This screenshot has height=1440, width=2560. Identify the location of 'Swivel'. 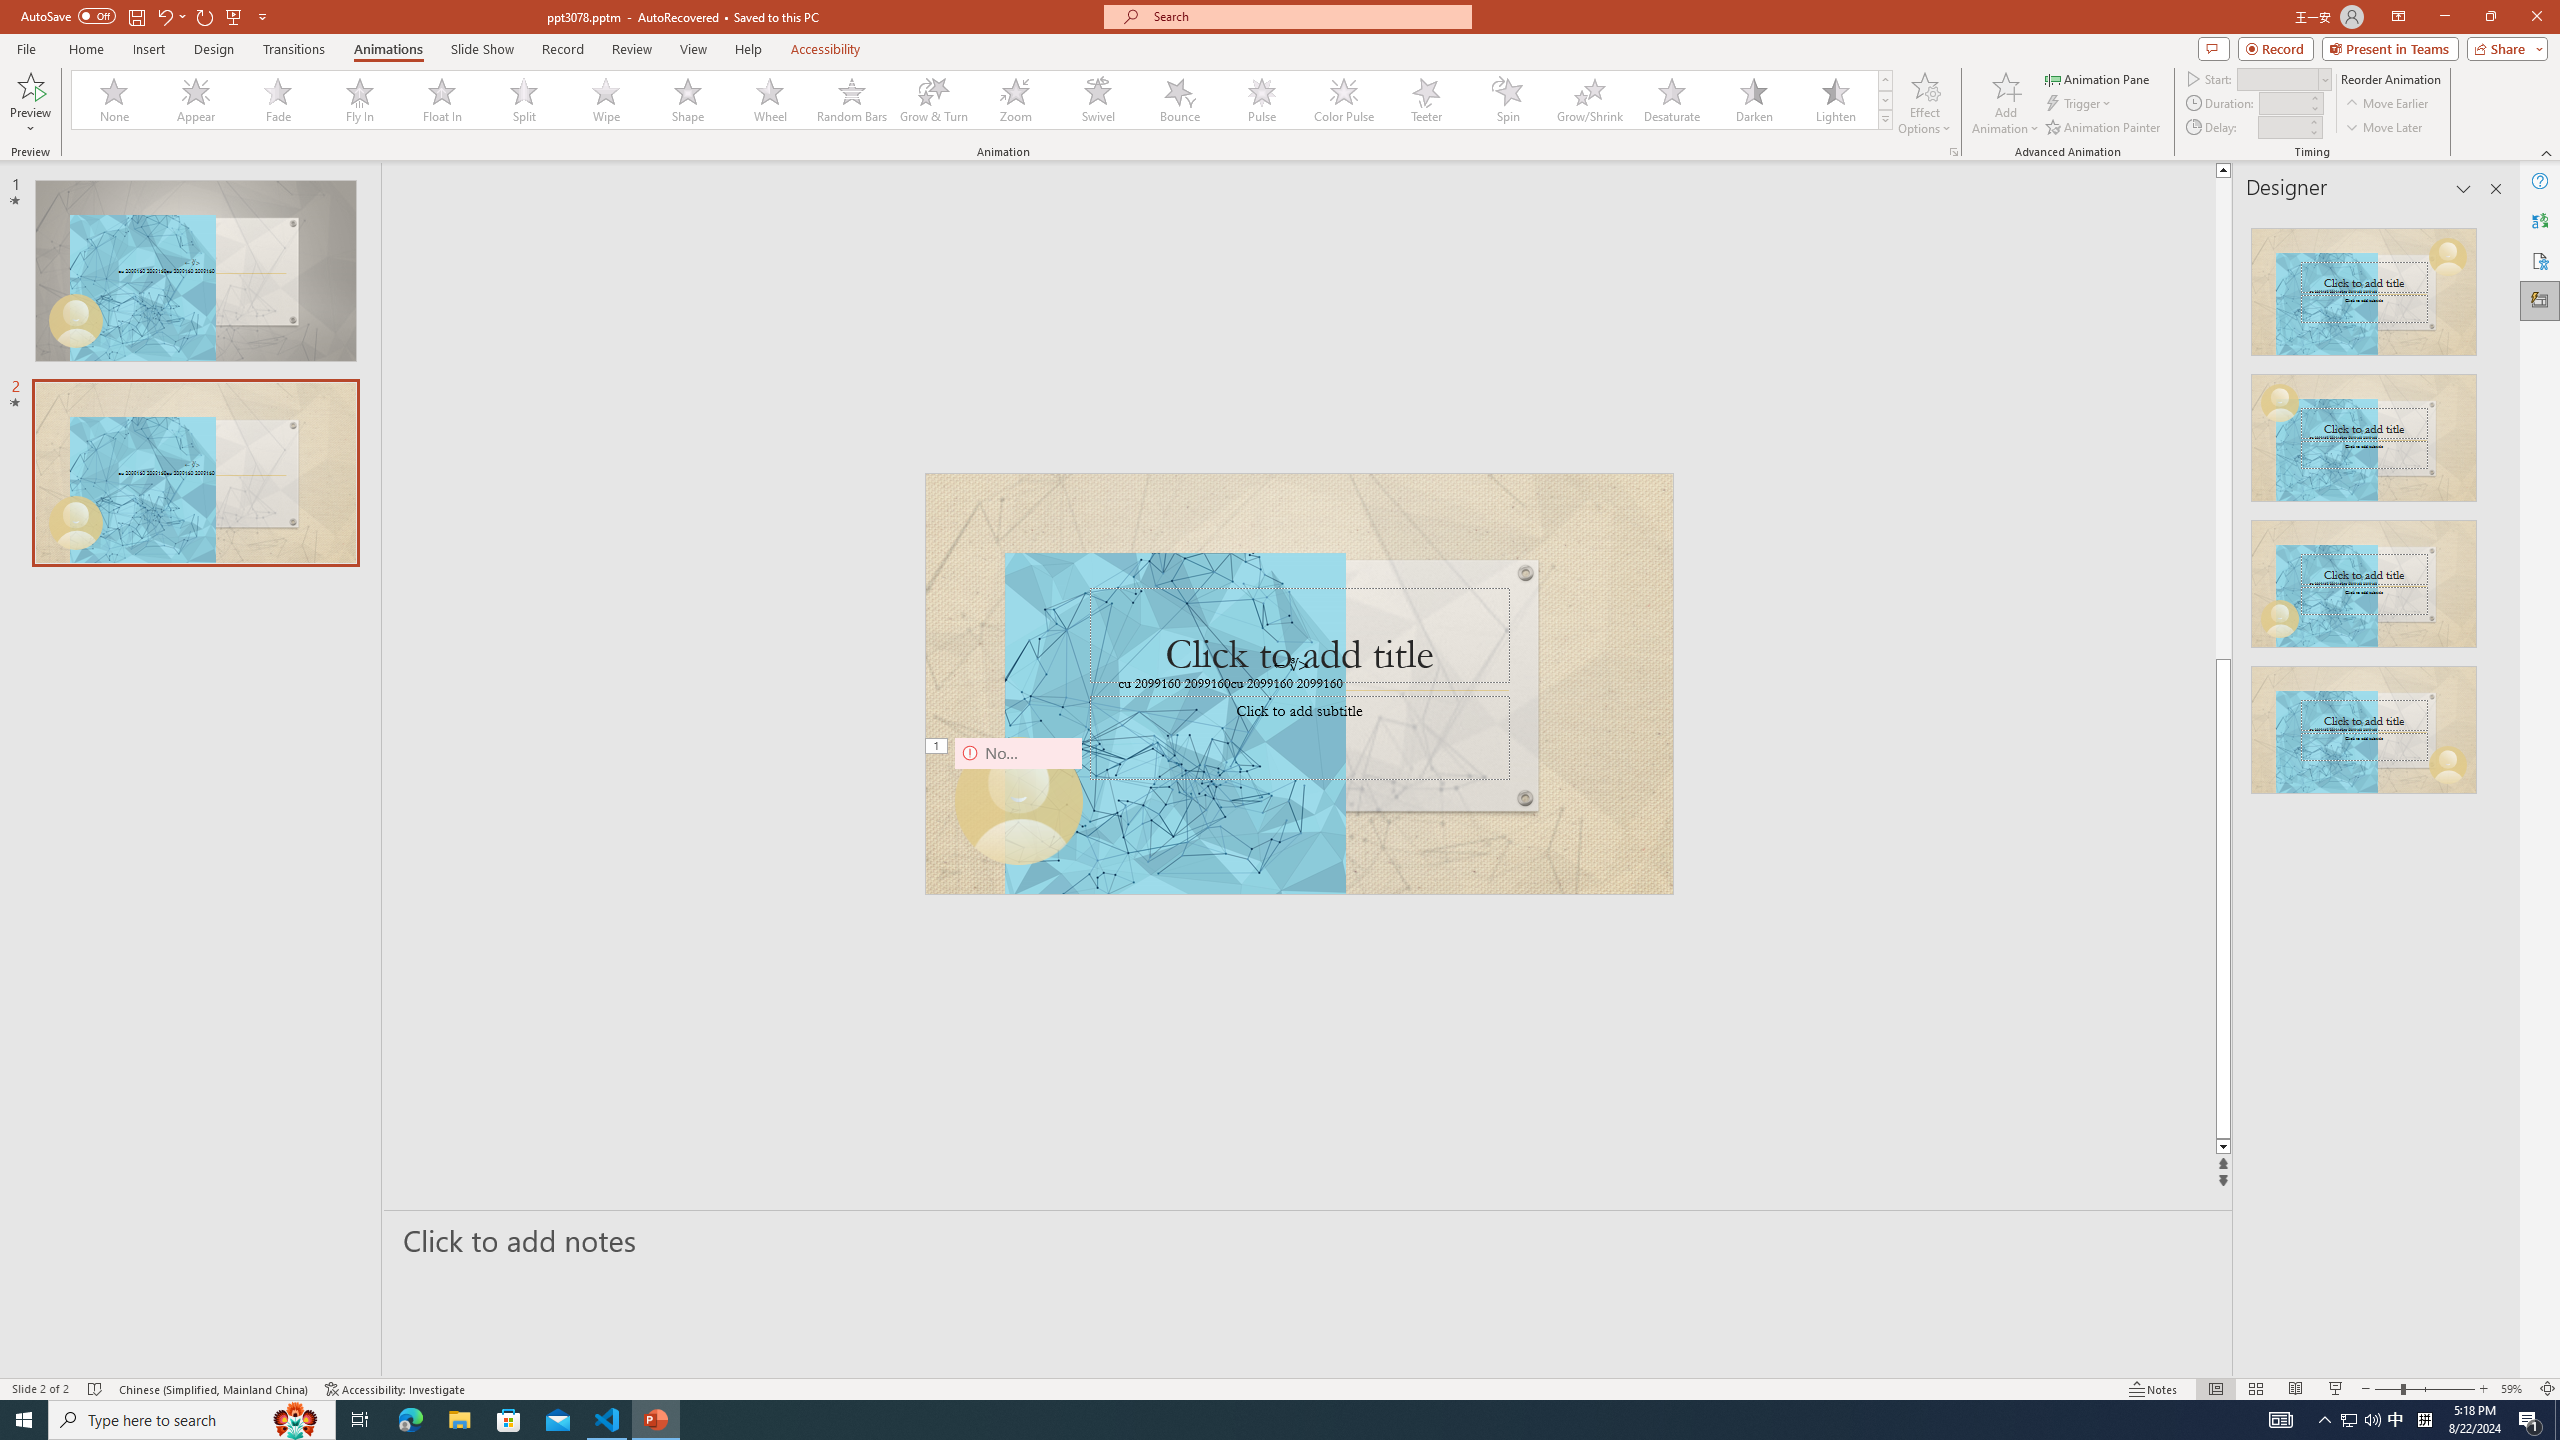
(1097, 99).